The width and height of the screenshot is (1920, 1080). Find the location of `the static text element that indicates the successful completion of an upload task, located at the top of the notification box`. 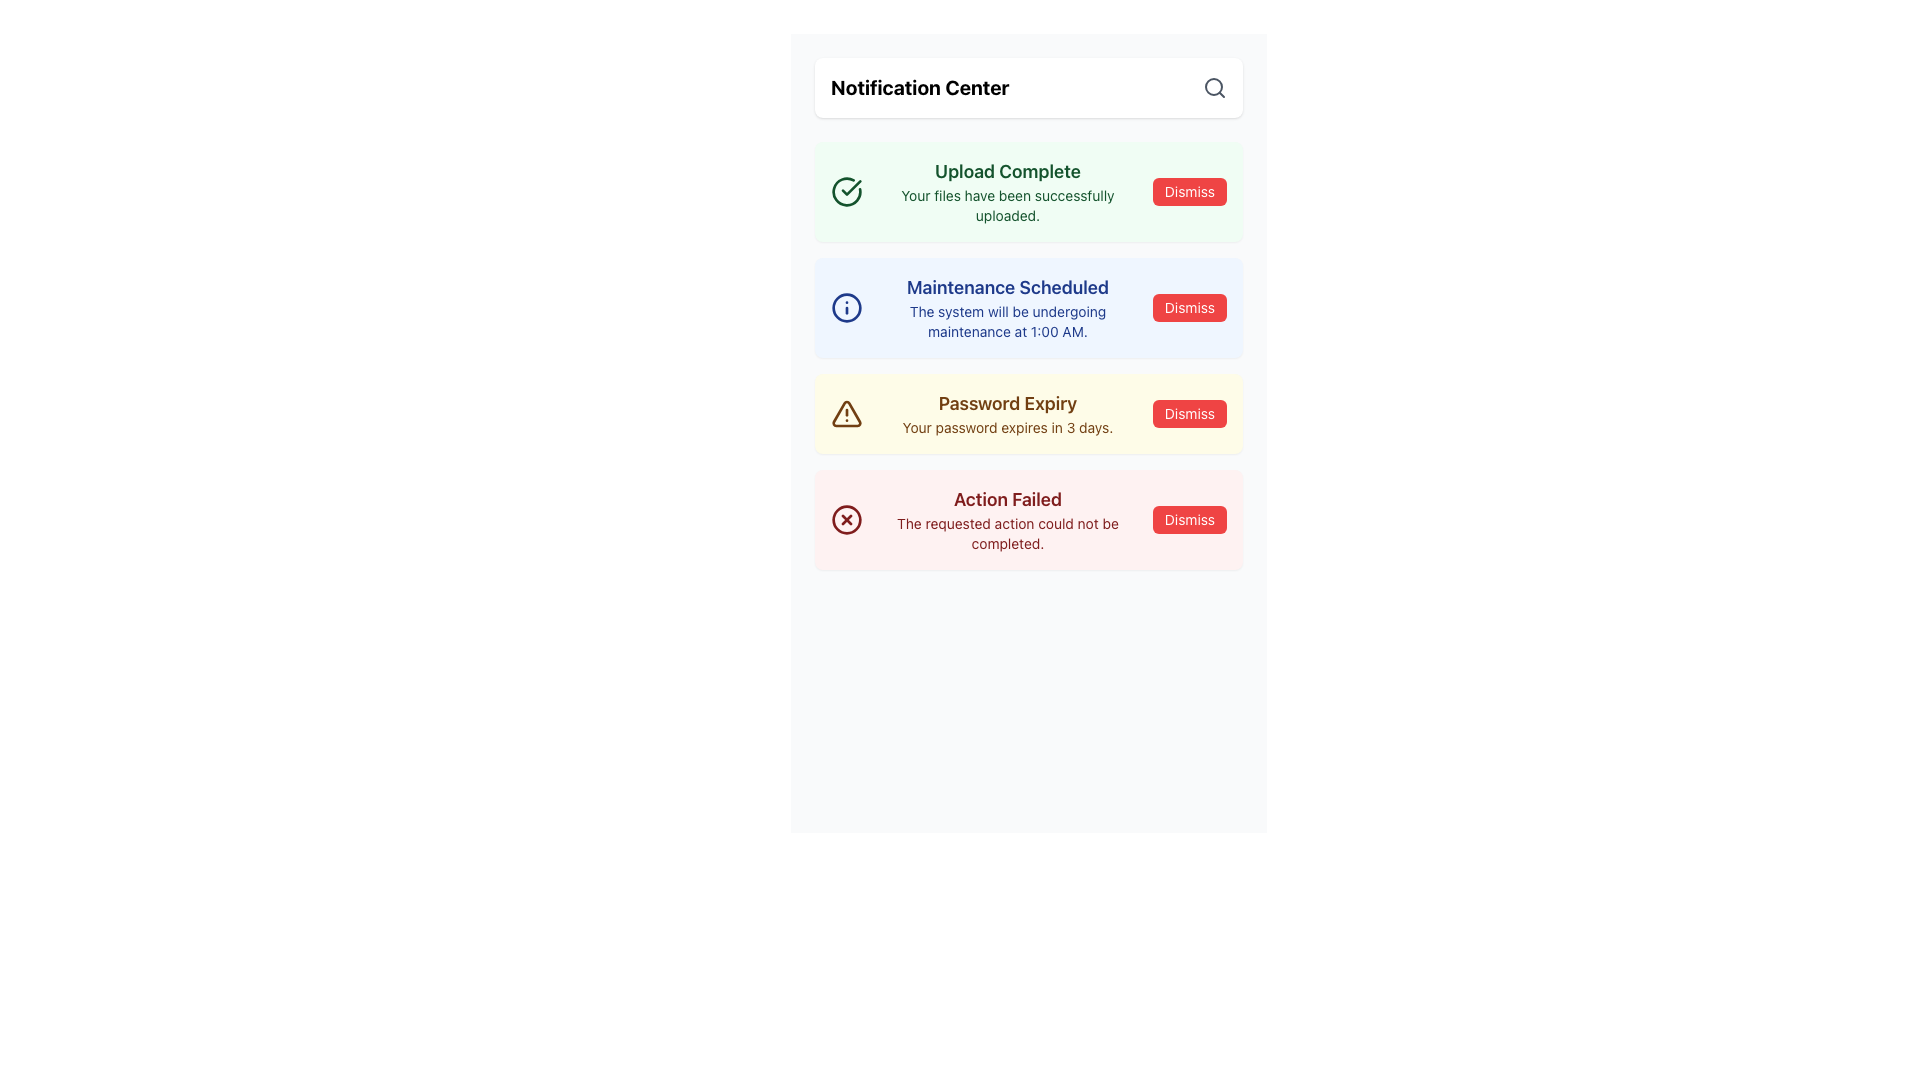

the static text element that indicates the successful completion of an upload task, located at the top of the notification box is located at coordinates (1008, 171).